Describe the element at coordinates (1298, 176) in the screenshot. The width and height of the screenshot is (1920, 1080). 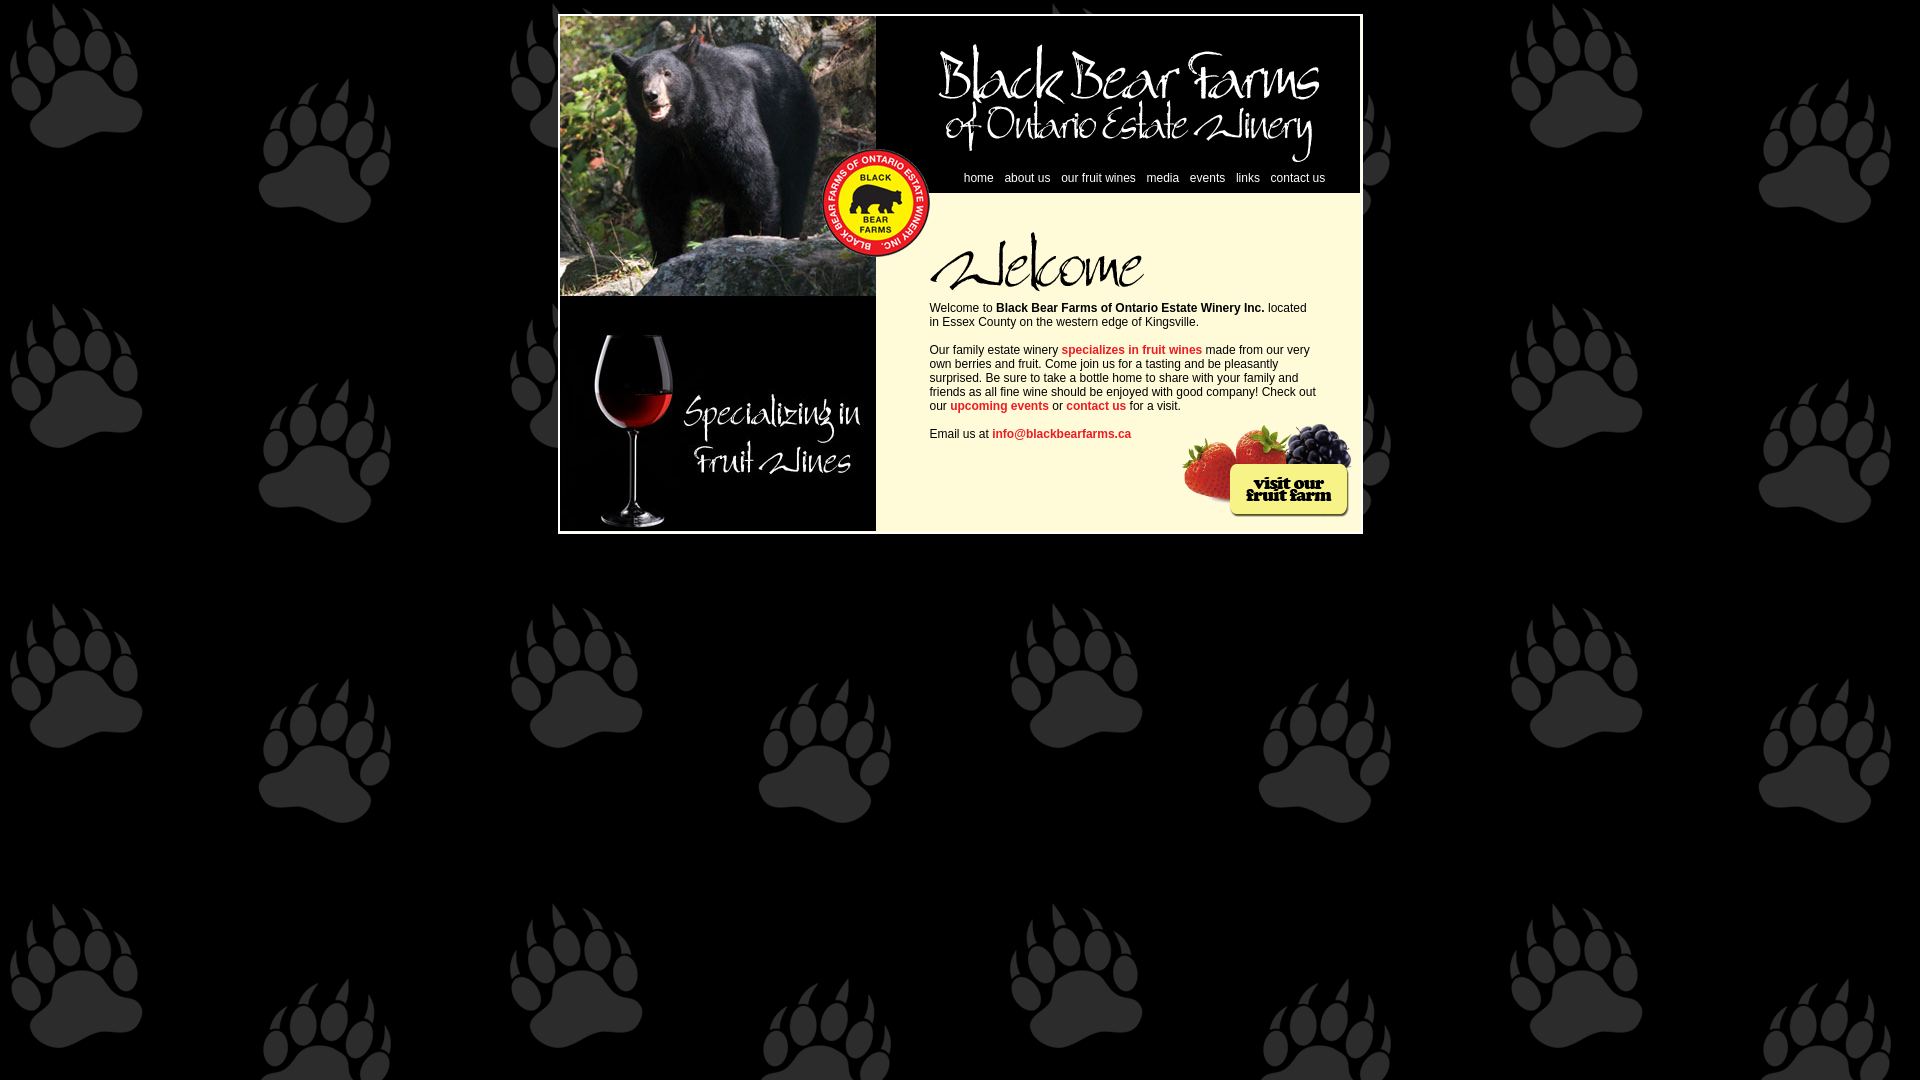
I see `'contact us'` at that location.